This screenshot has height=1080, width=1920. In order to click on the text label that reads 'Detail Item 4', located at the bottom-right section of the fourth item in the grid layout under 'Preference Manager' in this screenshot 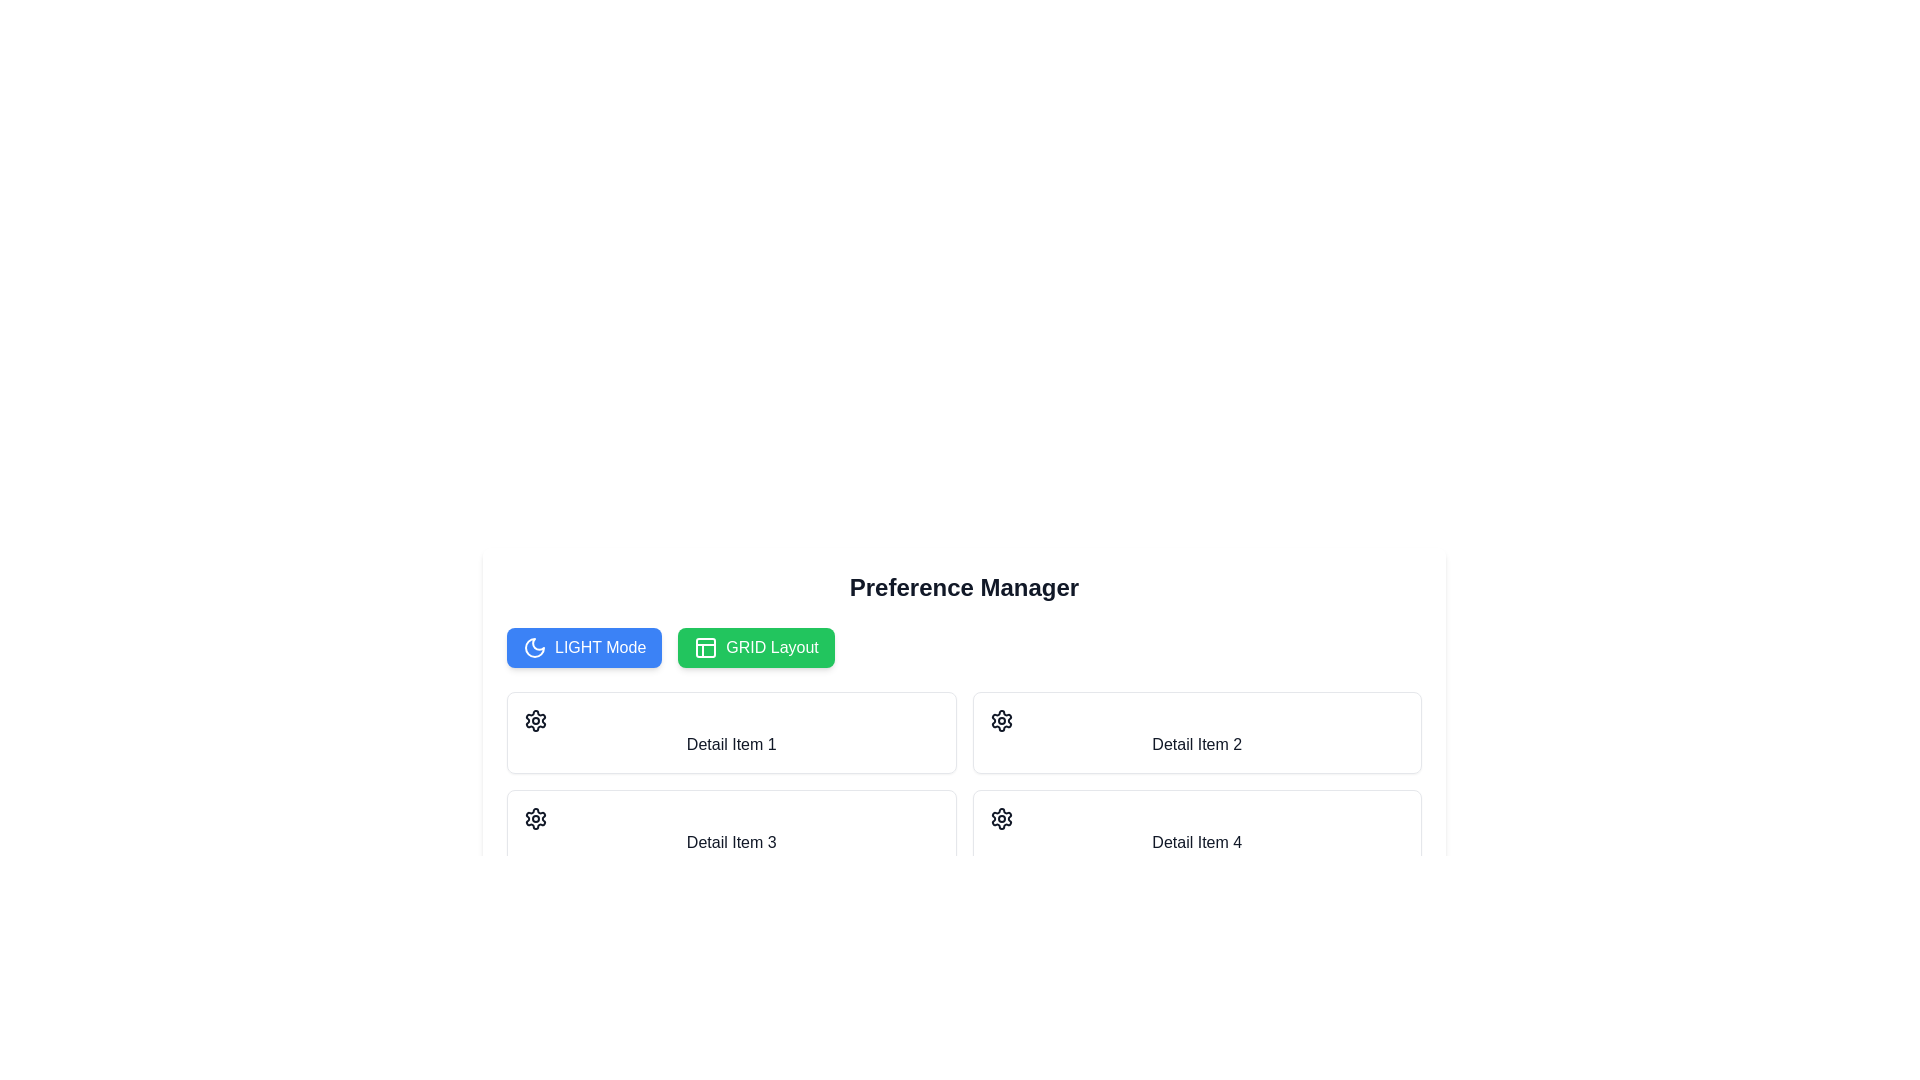, I will do `click(1197, 843)`.